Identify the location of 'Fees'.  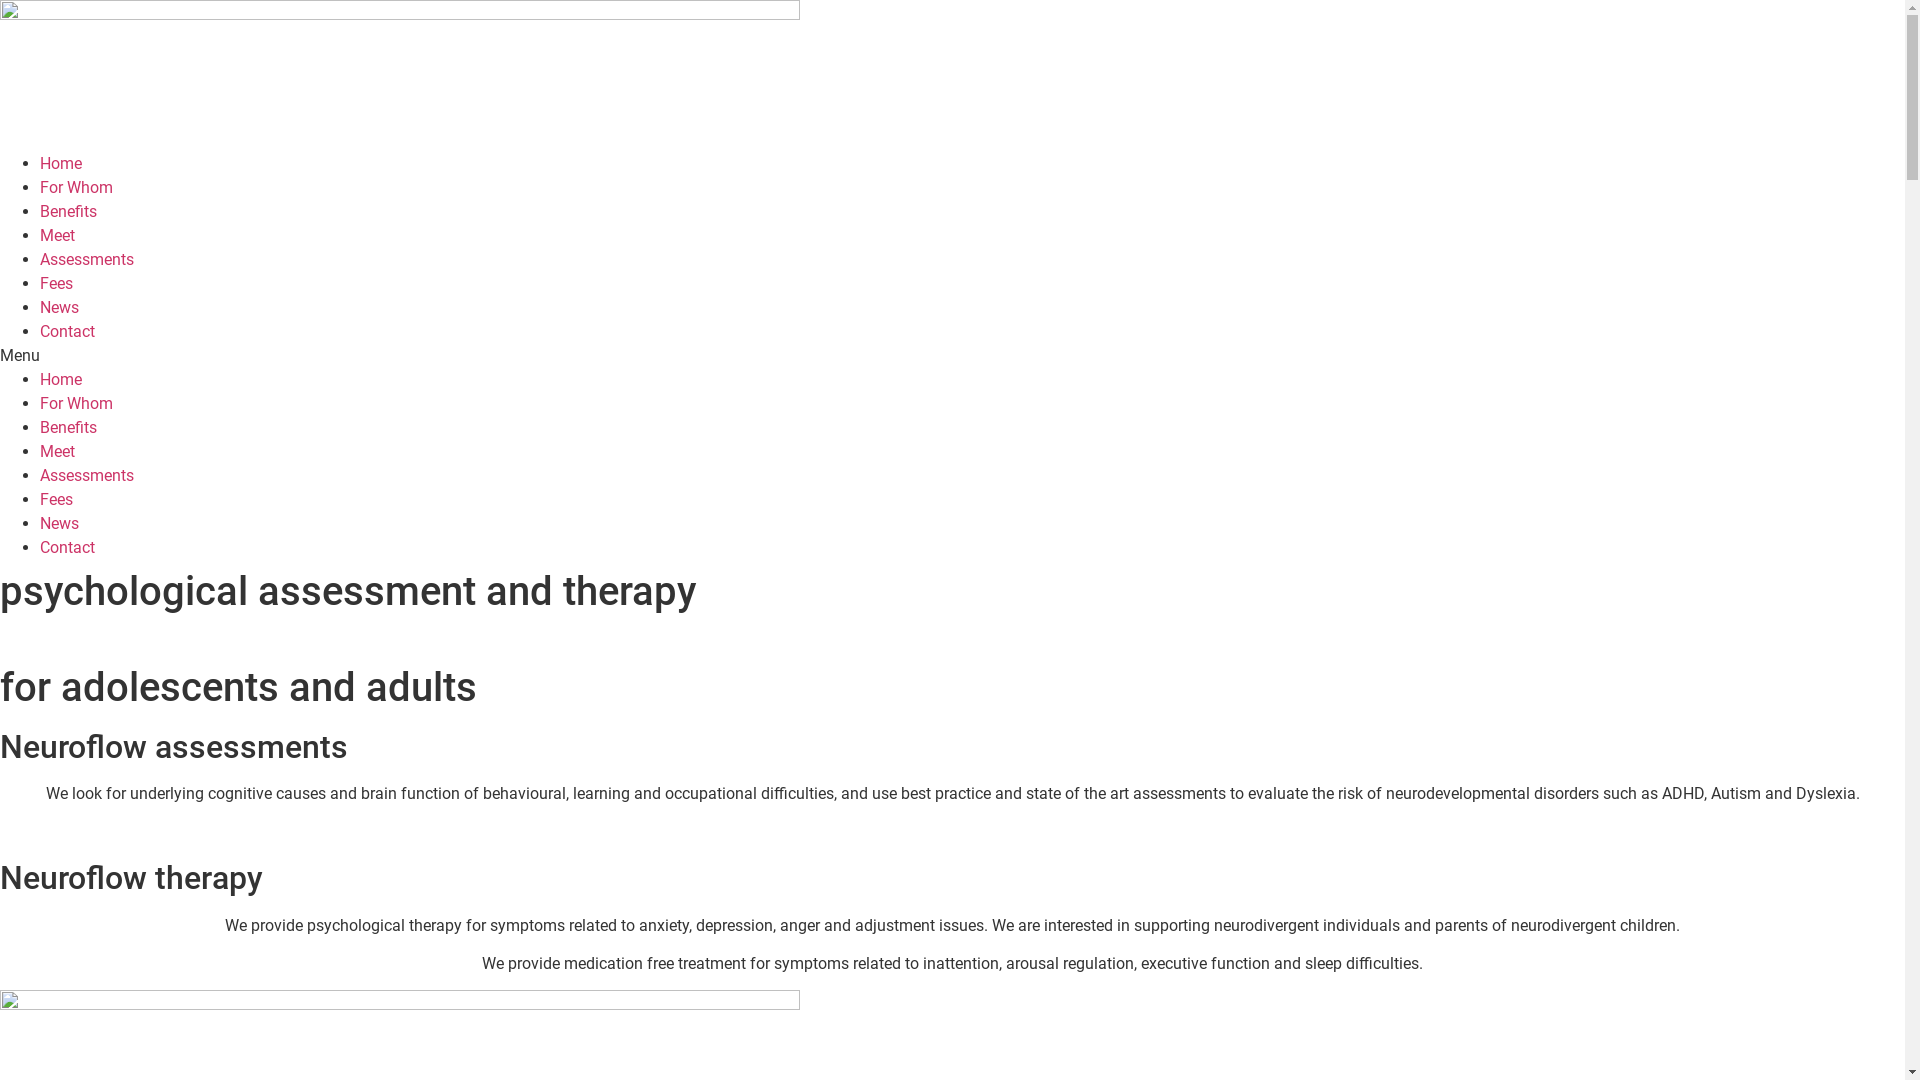
(56, 283).